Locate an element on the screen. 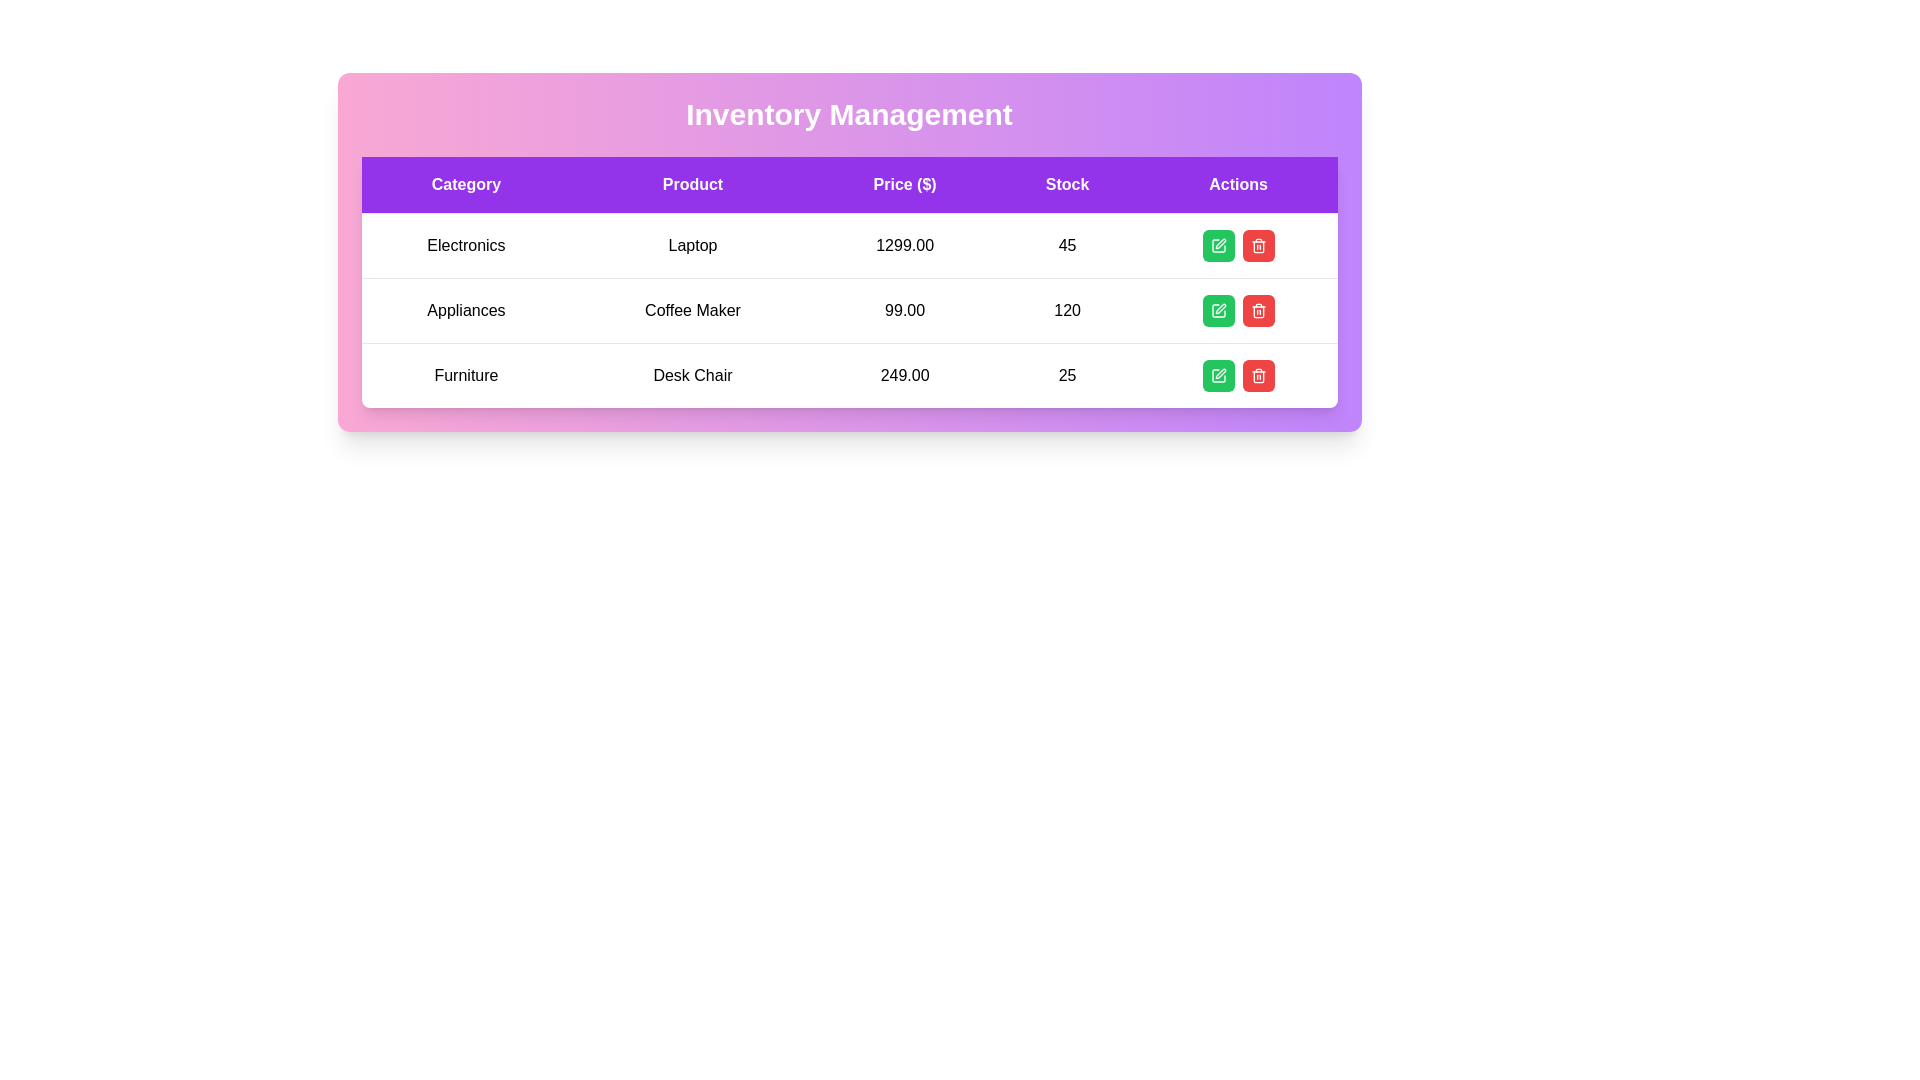  the trash icon button in the 'Actions' column of the third row of the data table is located at coordinates (1257, 311).